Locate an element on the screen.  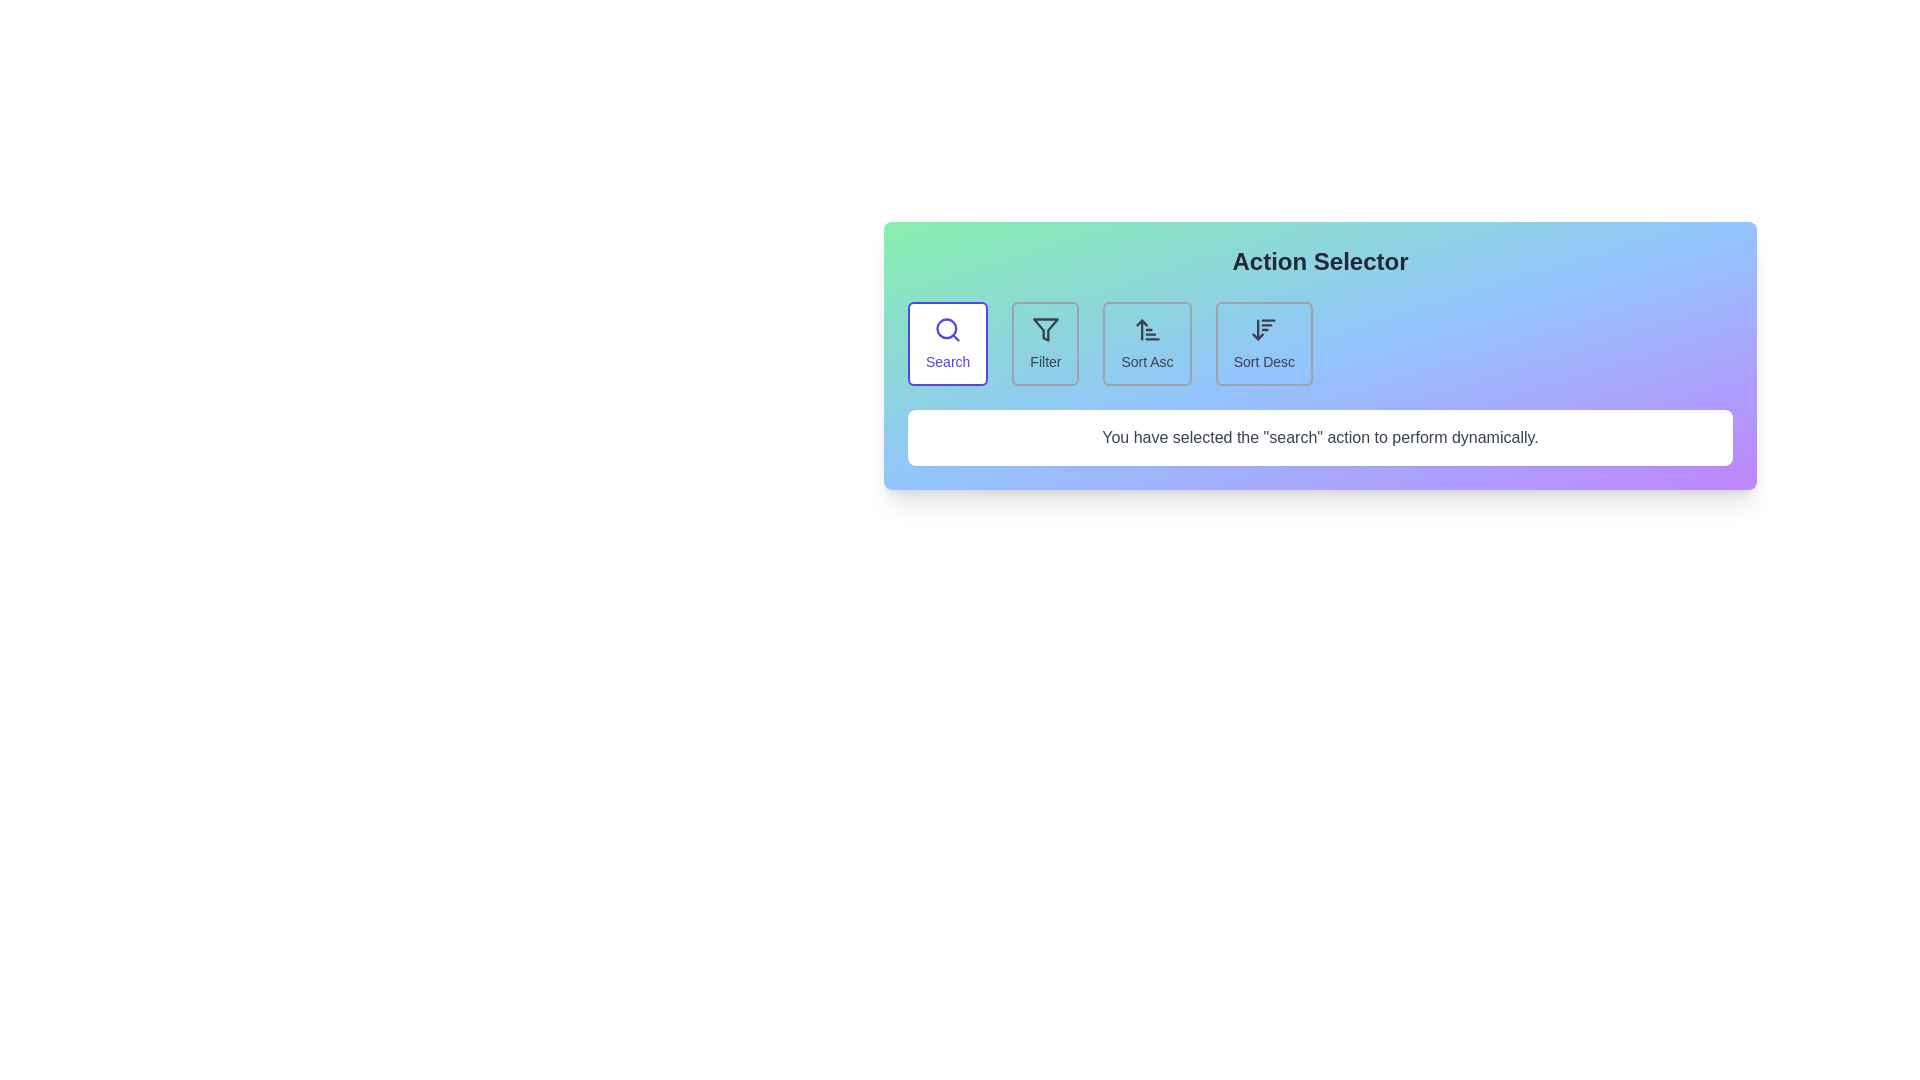
the decorative circular element within the magnifying glass icon located on the first button labeled 'Search' is located at coordinates (945, 327).